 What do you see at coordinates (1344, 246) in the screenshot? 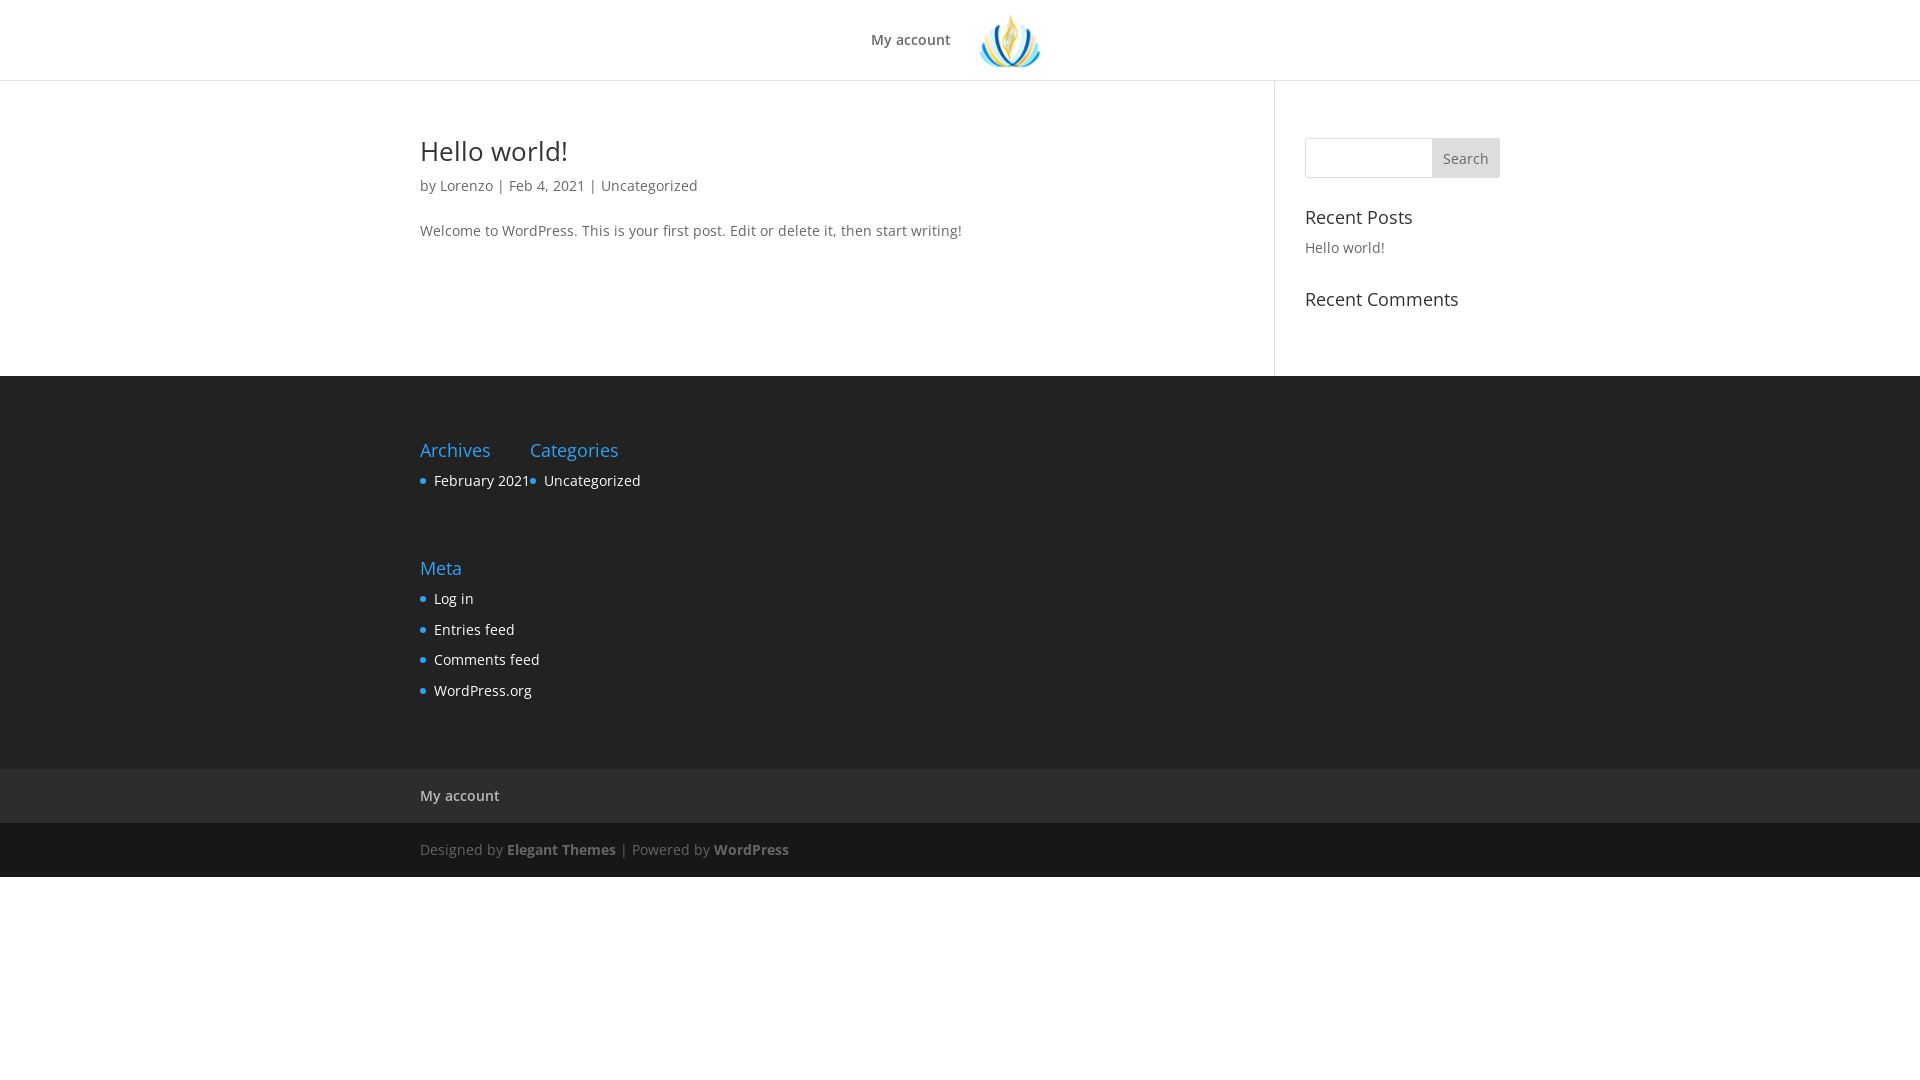
I see `'Hello world!'` at bounding box center [1344, 246].